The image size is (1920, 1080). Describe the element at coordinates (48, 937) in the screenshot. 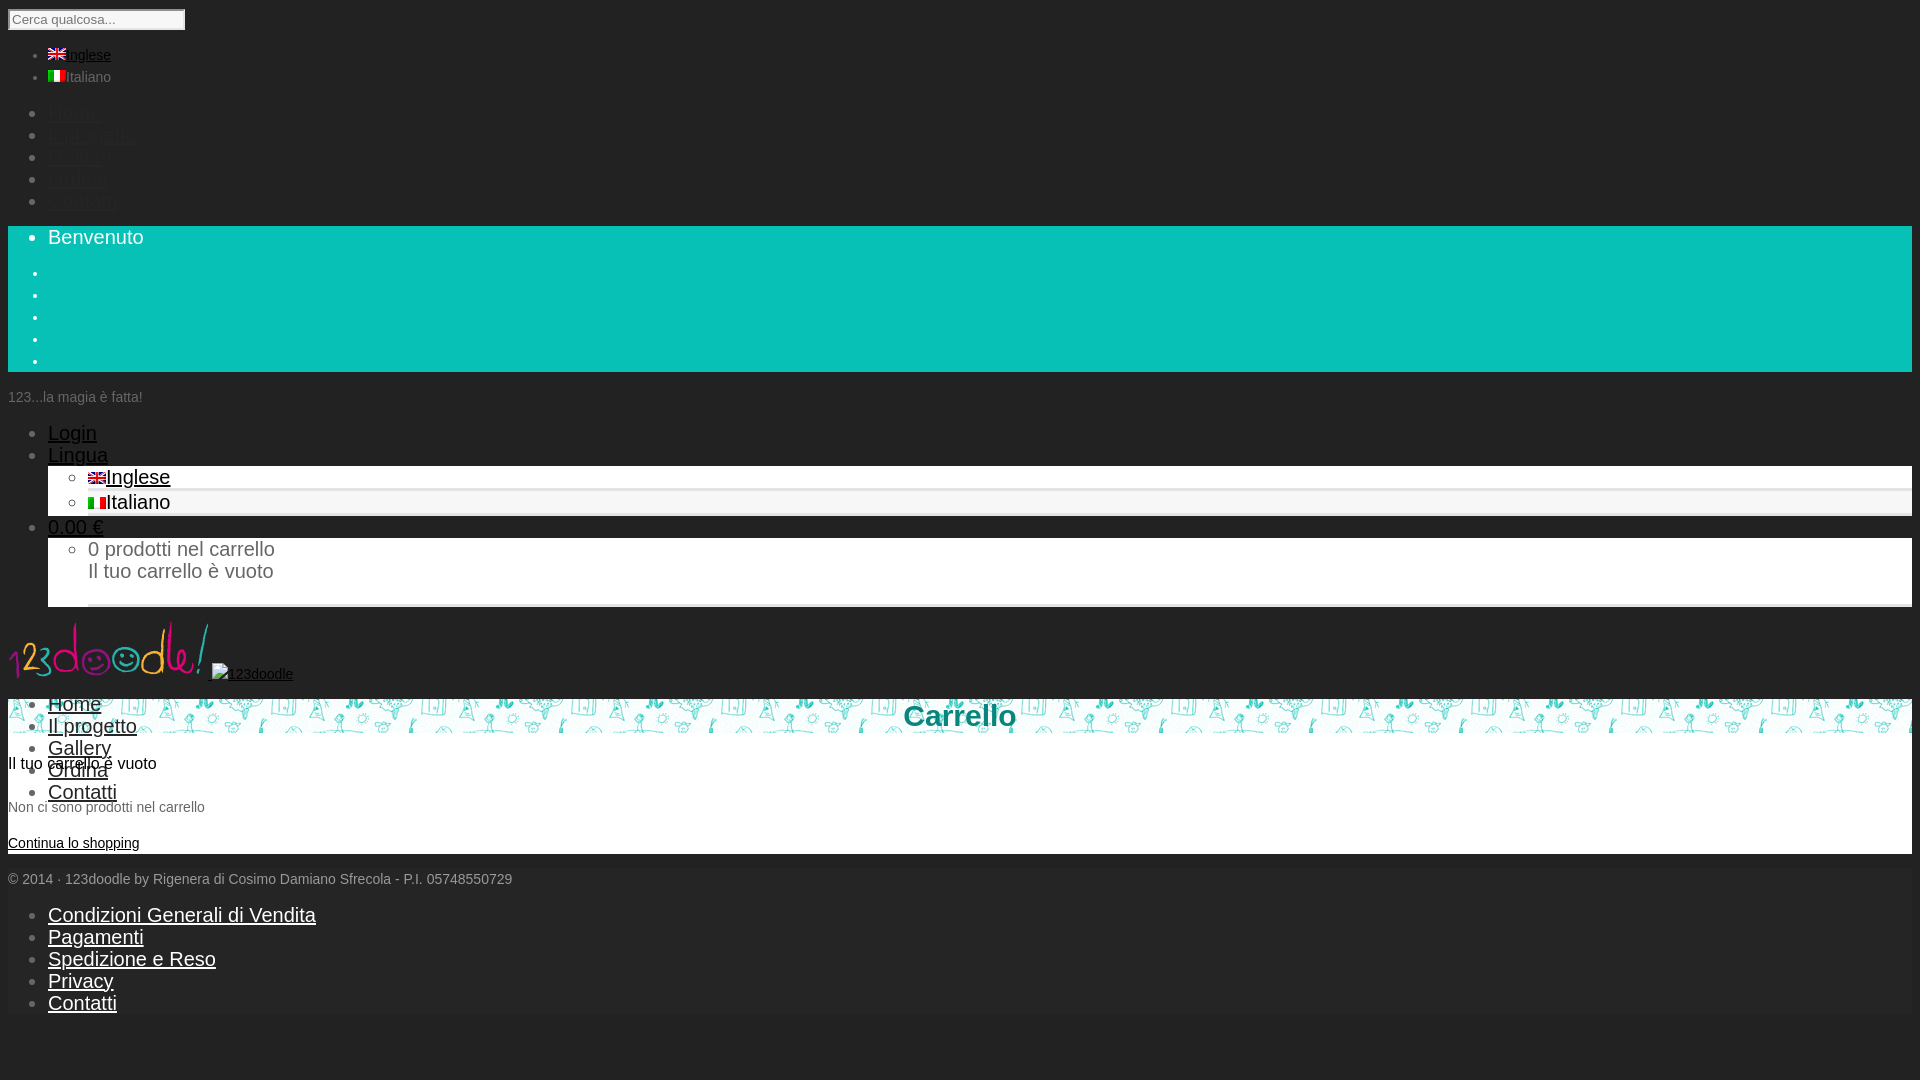

I see `'Pagamenti'` at that location.